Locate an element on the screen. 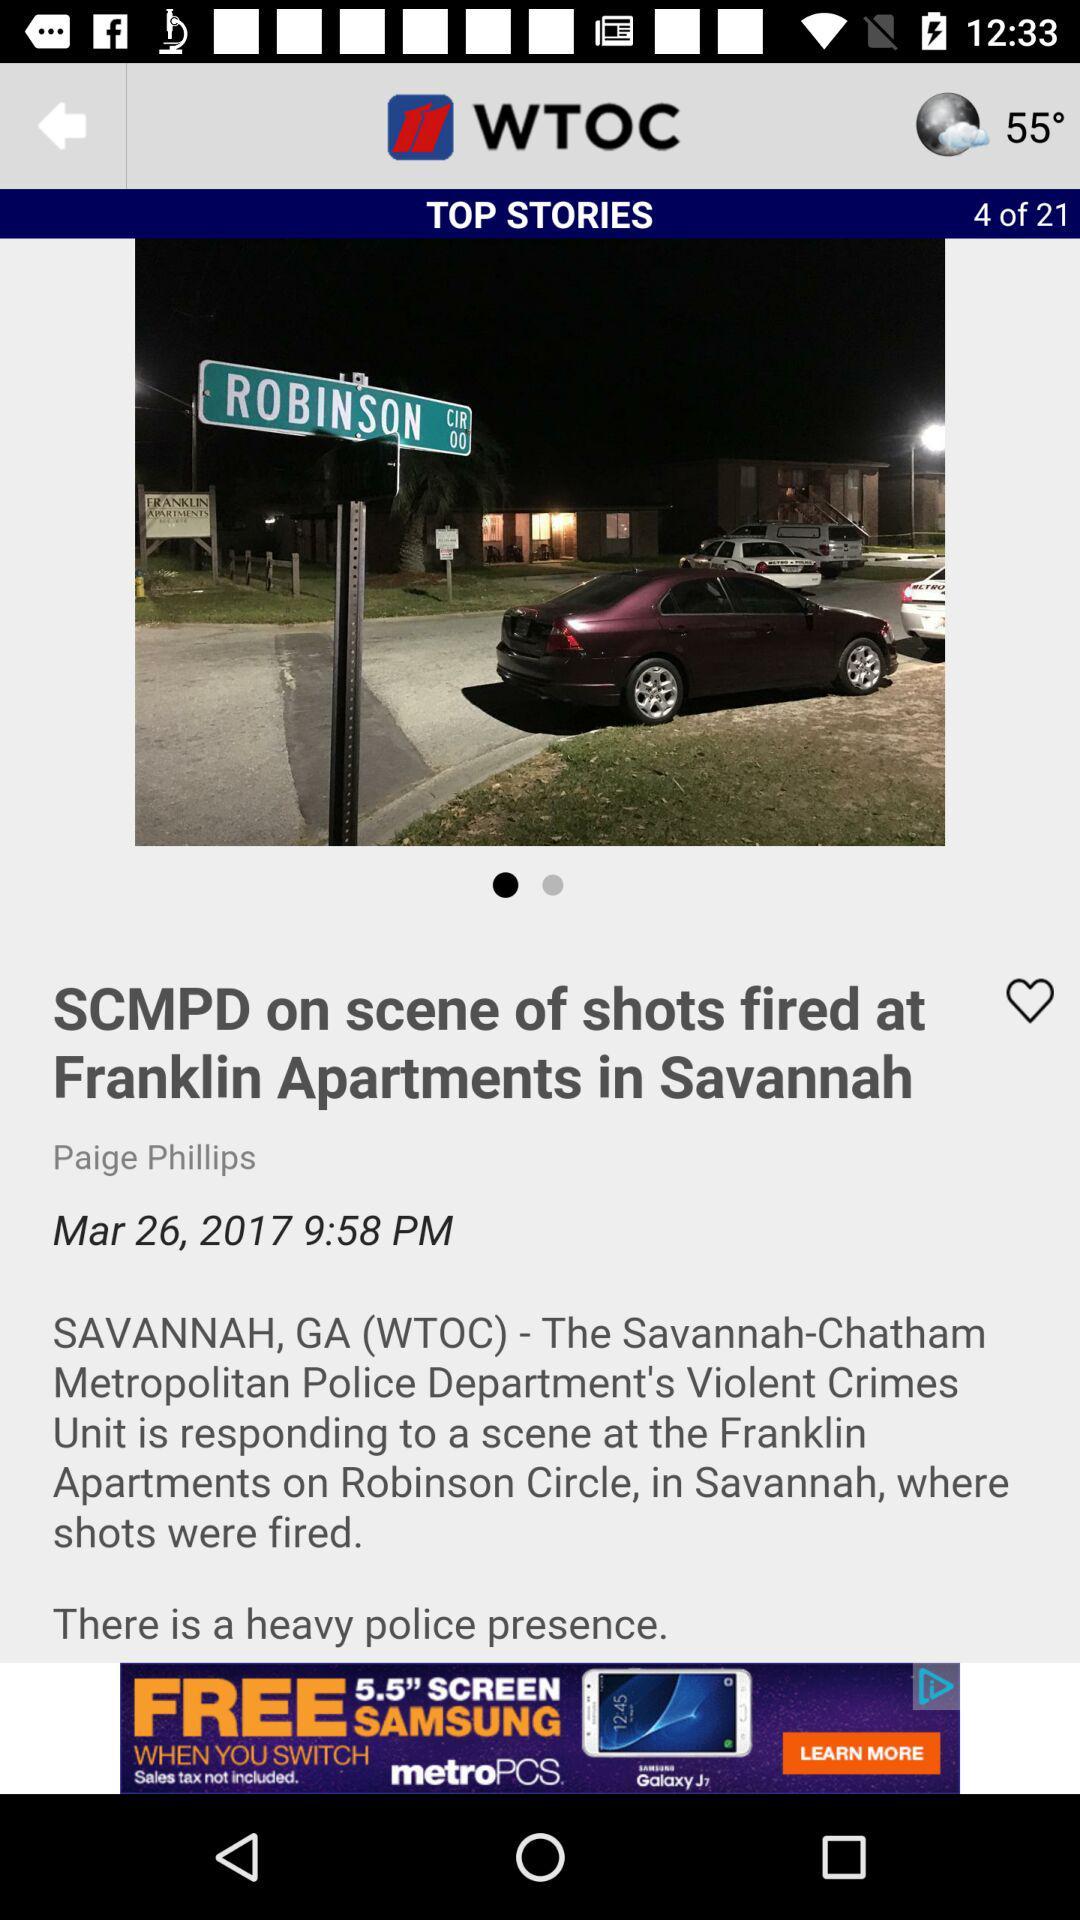  the arrow_backward icon is located at coordinates (61, 124).